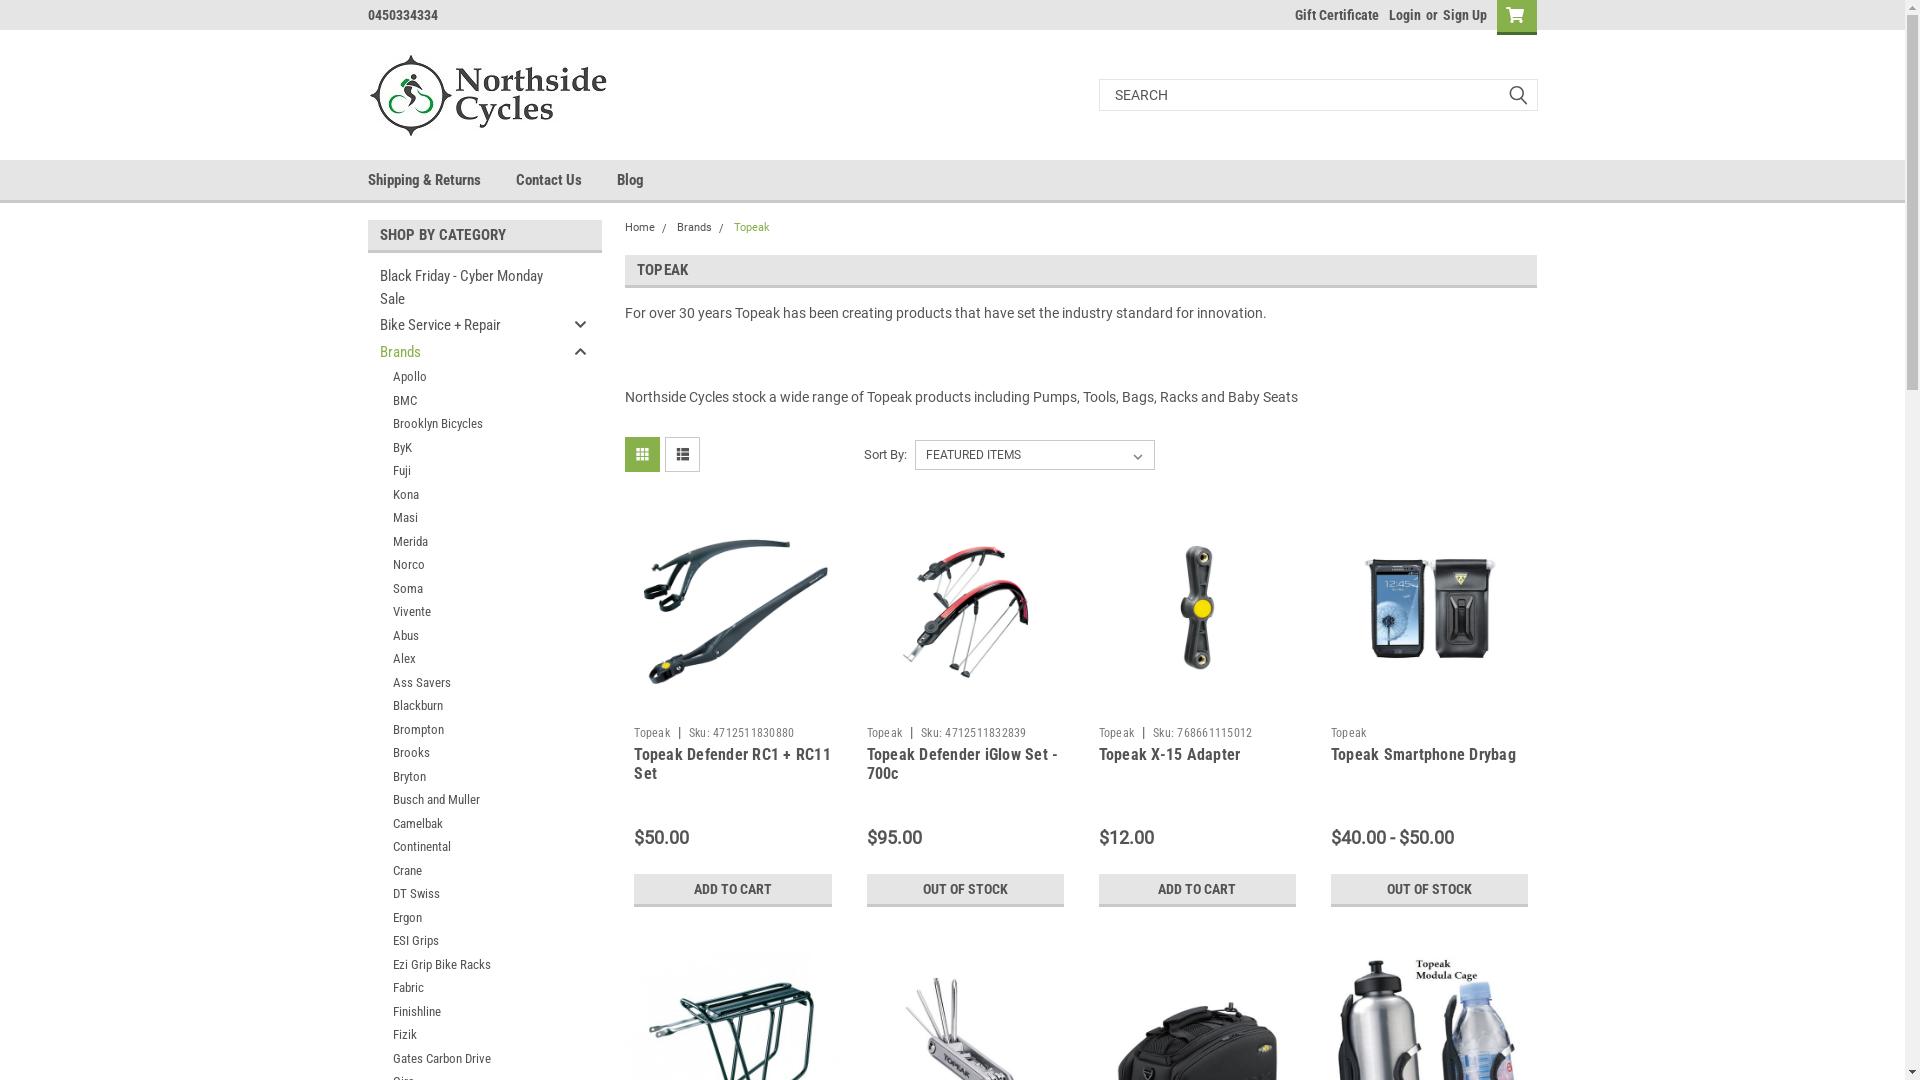 The image size is (1920, 1080). I want to click on 'Soma', so click(368, 586).